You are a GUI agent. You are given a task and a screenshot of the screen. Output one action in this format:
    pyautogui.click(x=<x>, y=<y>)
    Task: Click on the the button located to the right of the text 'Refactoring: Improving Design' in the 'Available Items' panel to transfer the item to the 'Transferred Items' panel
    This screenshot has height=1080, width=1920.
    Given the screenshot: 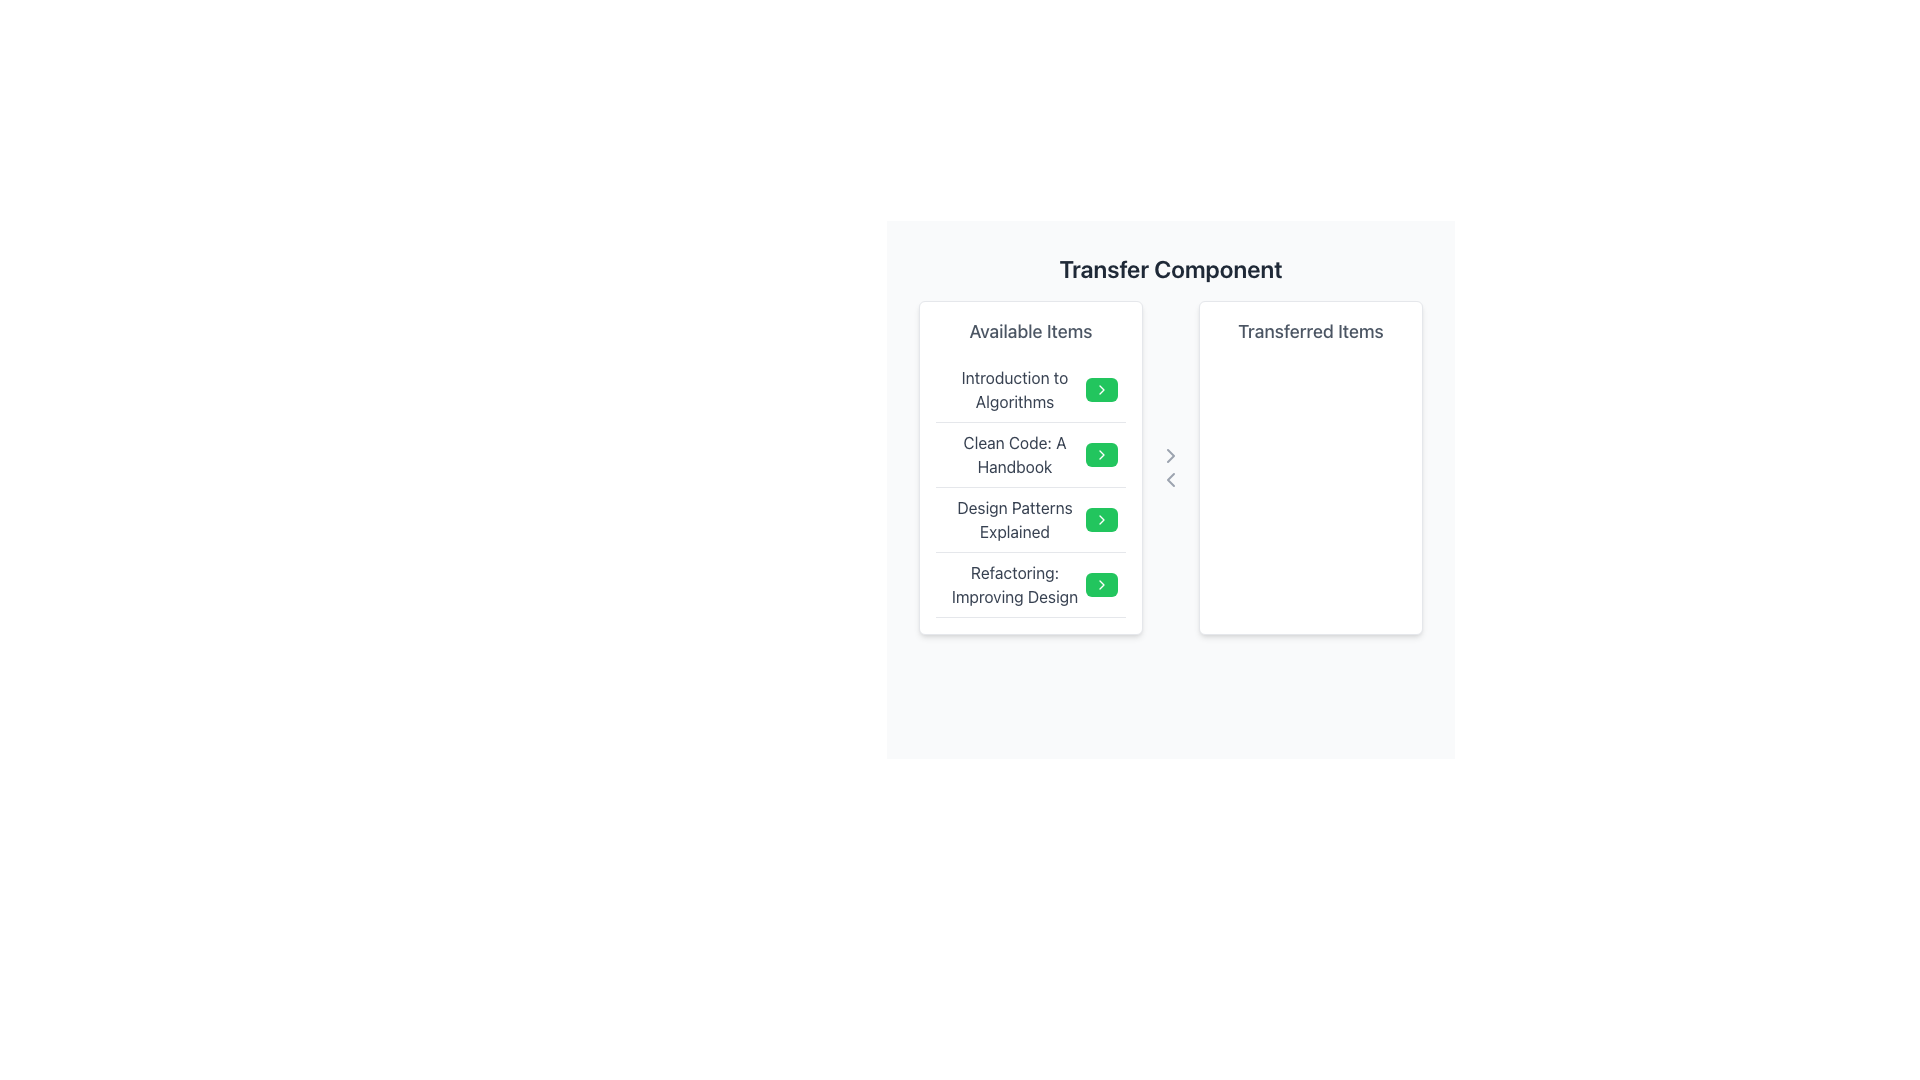 What is the action you would take?
    pyautogui.click(x=1101, y=585)
    